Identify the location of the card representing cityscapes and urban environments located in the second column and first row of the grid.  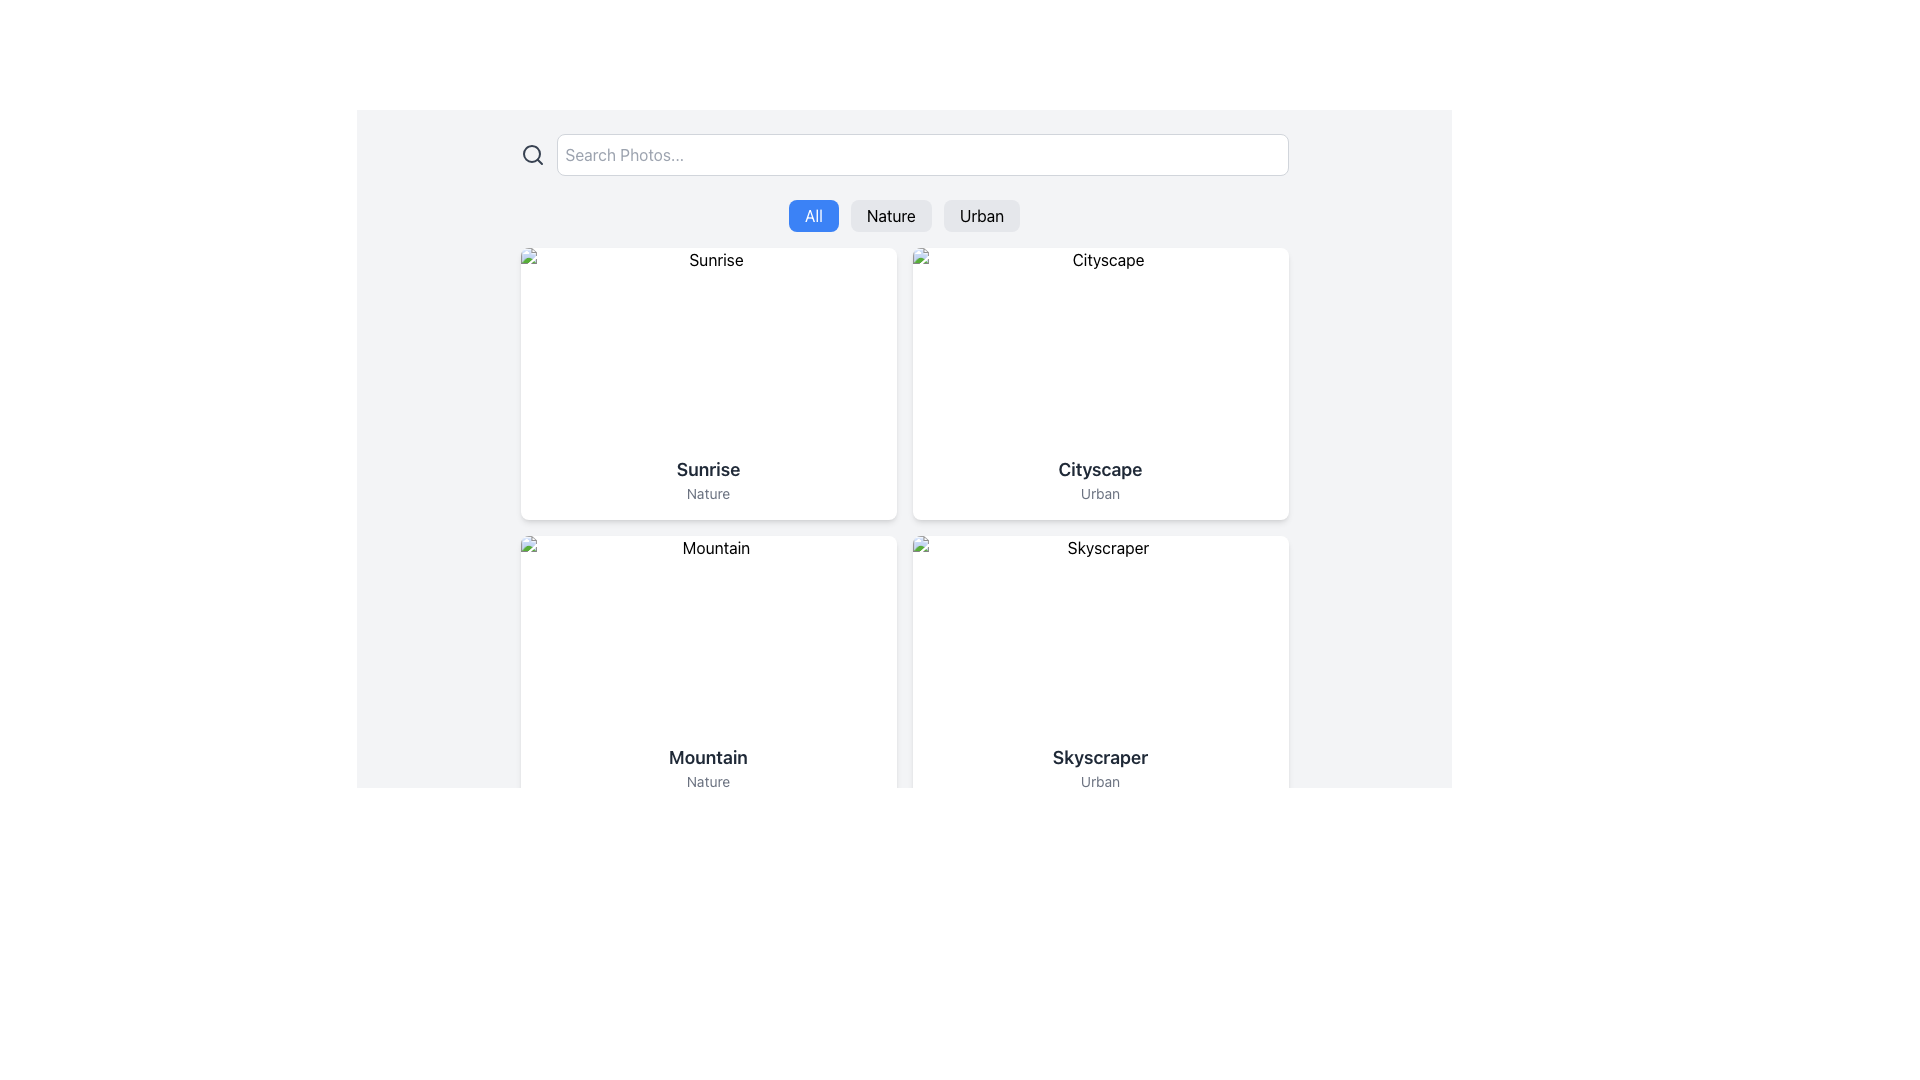
(1099, 384).